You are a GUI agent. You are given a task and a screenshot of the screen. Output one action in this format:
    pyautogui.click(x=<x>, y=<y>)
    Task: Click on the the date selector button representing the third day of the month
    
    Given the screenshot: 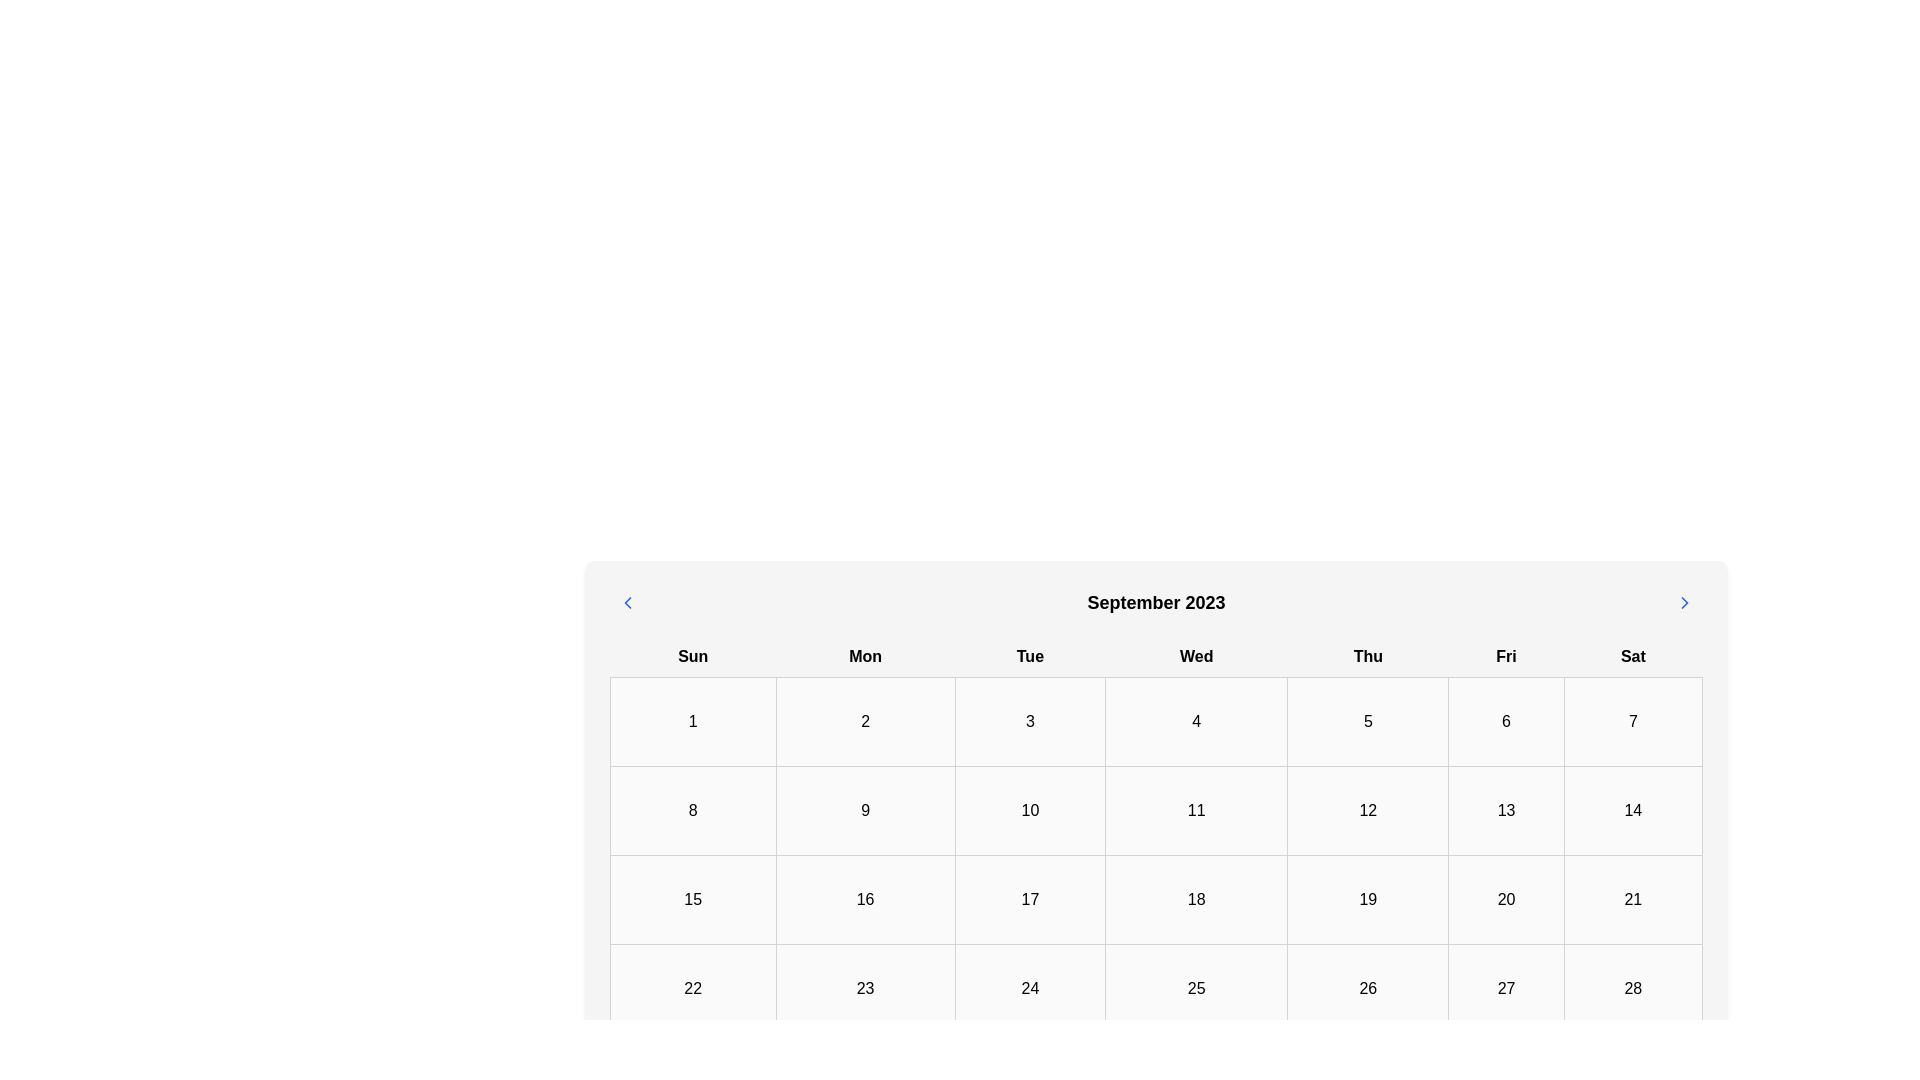 What is the action you would take?
    pyautogui.click(x=1030, y=721)
    